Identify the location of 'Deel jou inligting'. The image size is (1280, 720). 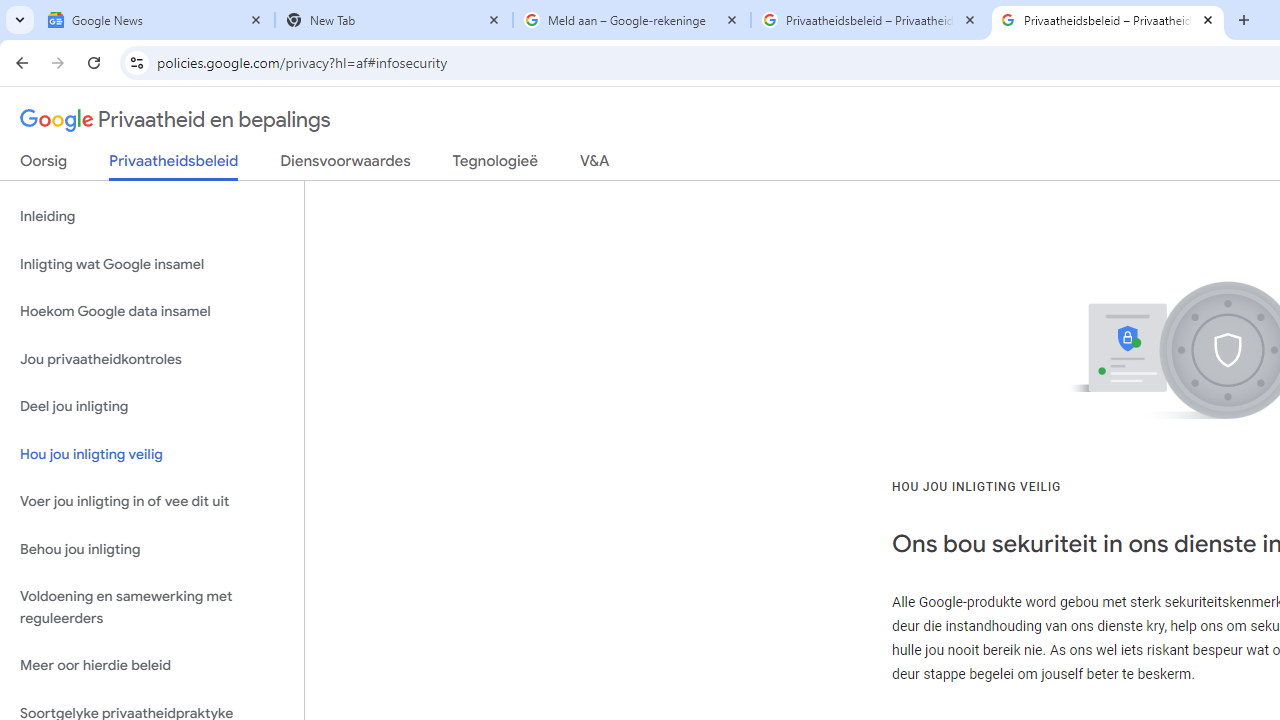
(151, 406).